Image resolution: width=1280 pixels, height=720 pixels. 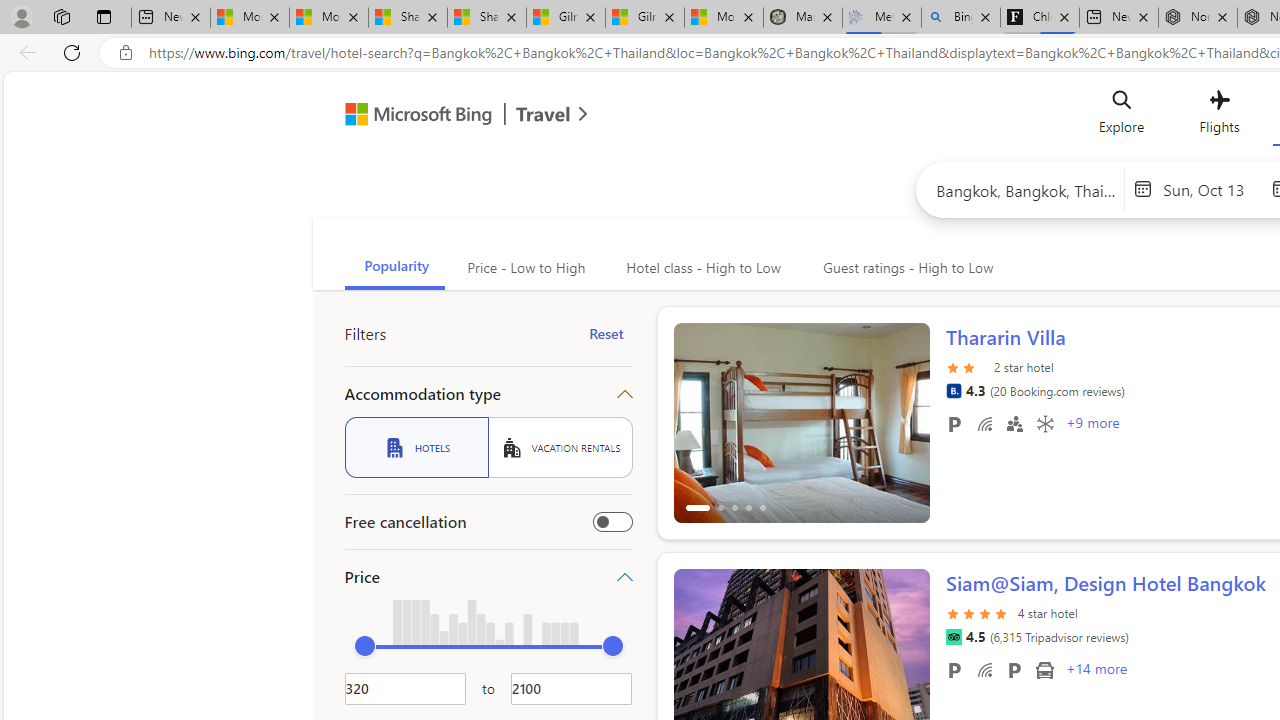 I want to click on 'Back', so click(x=24, y=51).